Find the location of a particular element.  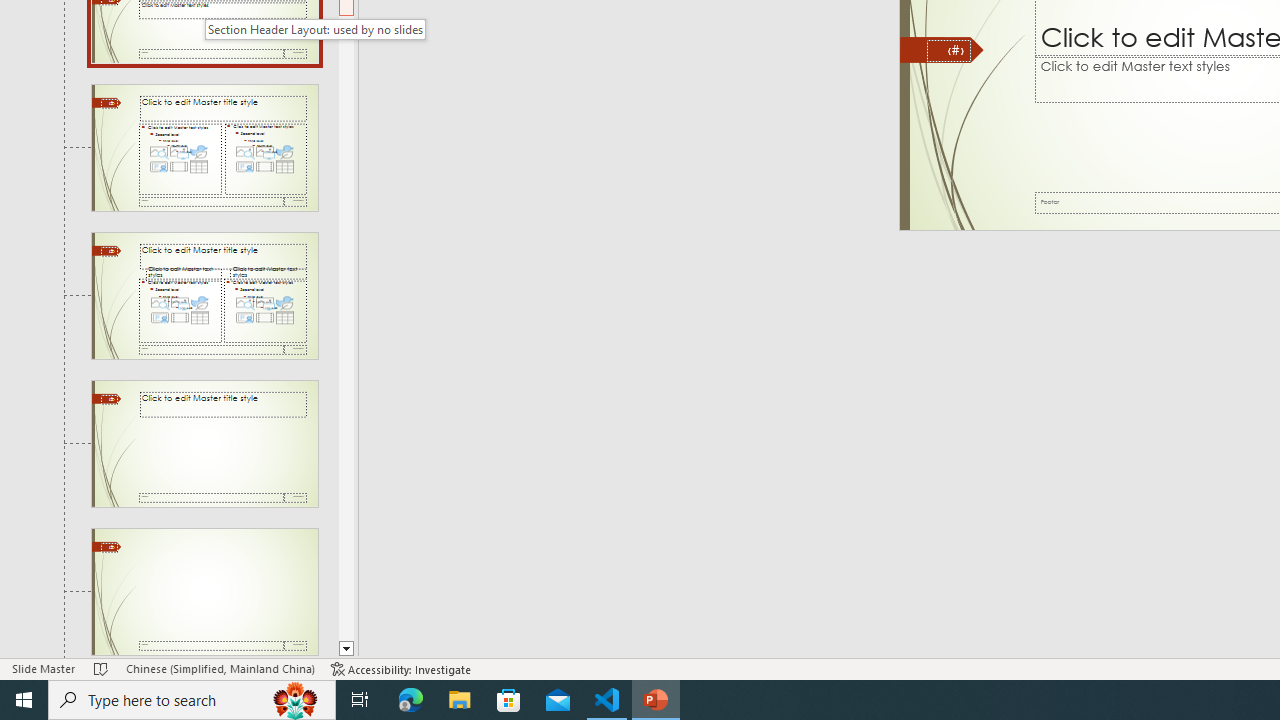

'Slide Blank Layout: used by no slides' is located at coordinates (204, 591).